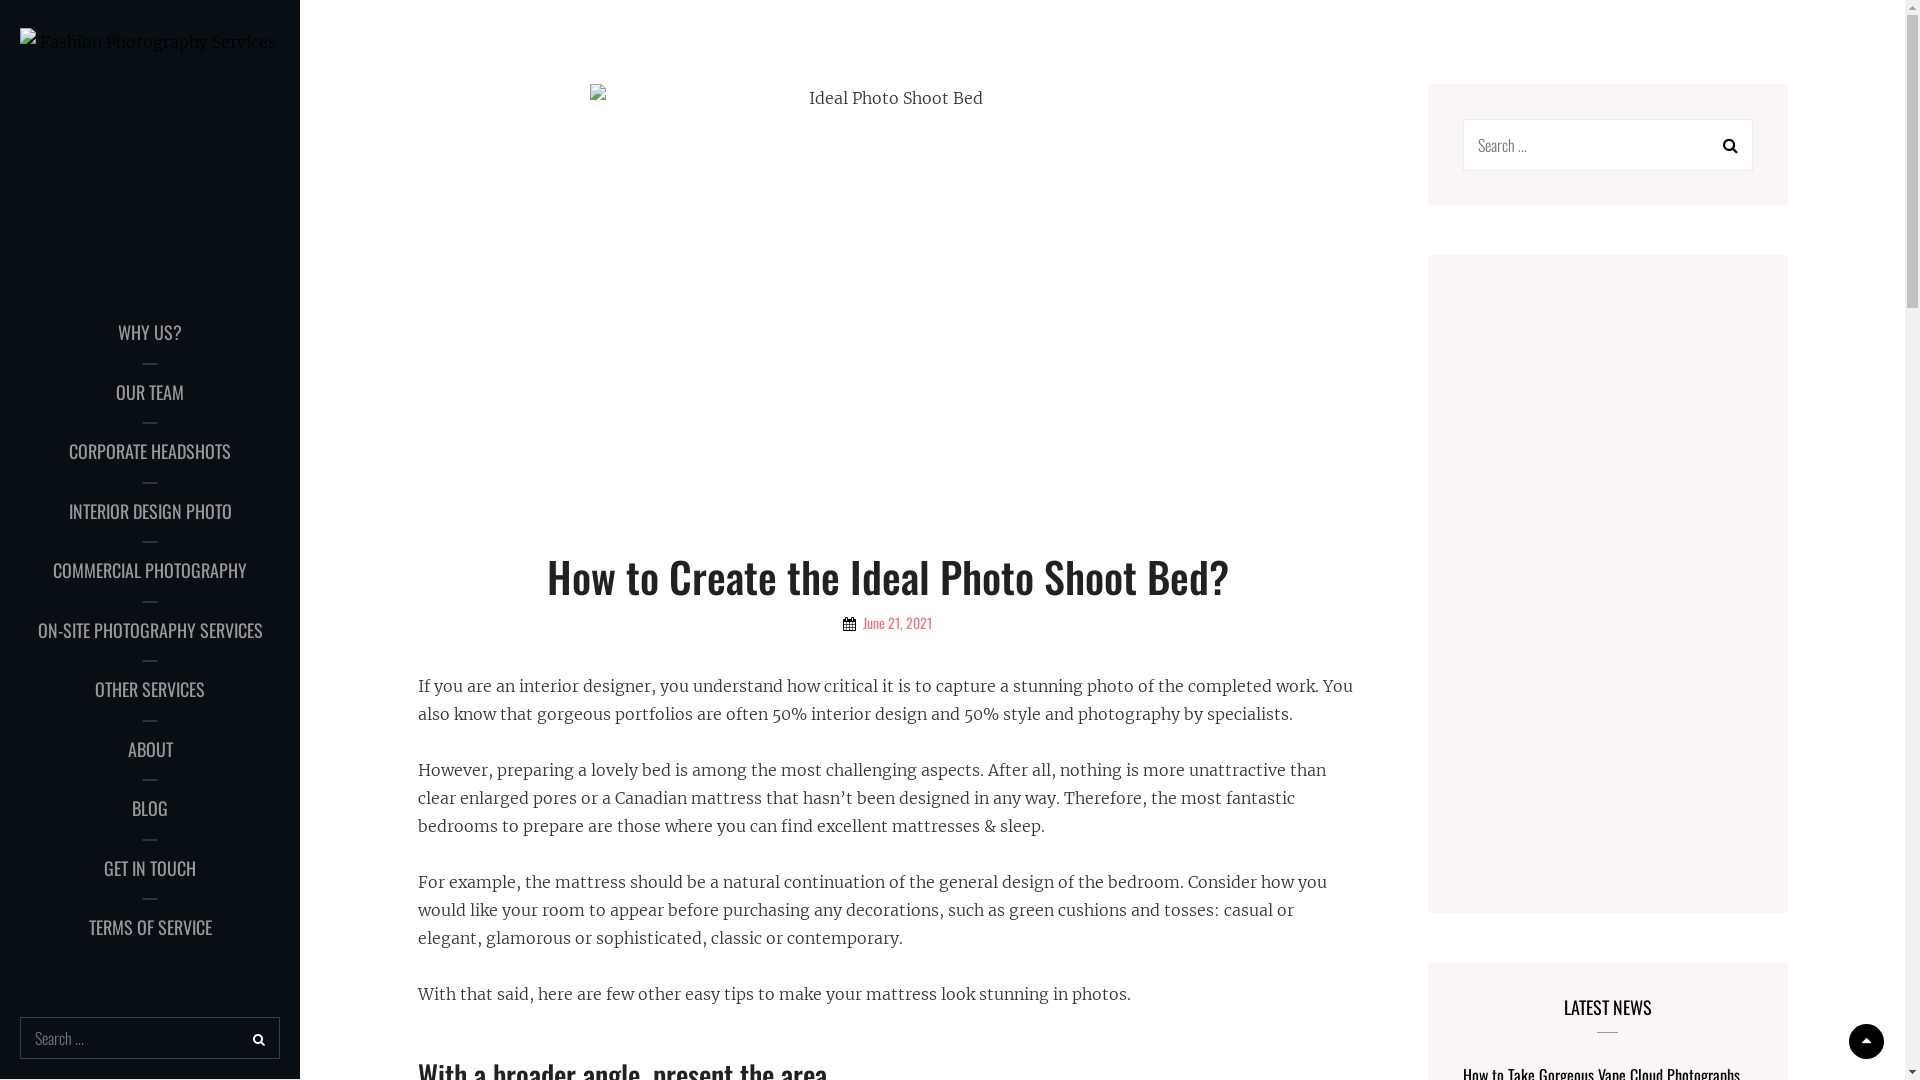  What do you see at coordinates (148, 749) in the screenshot?
I see `'ABOUT'` at bounding box center [148, 749].